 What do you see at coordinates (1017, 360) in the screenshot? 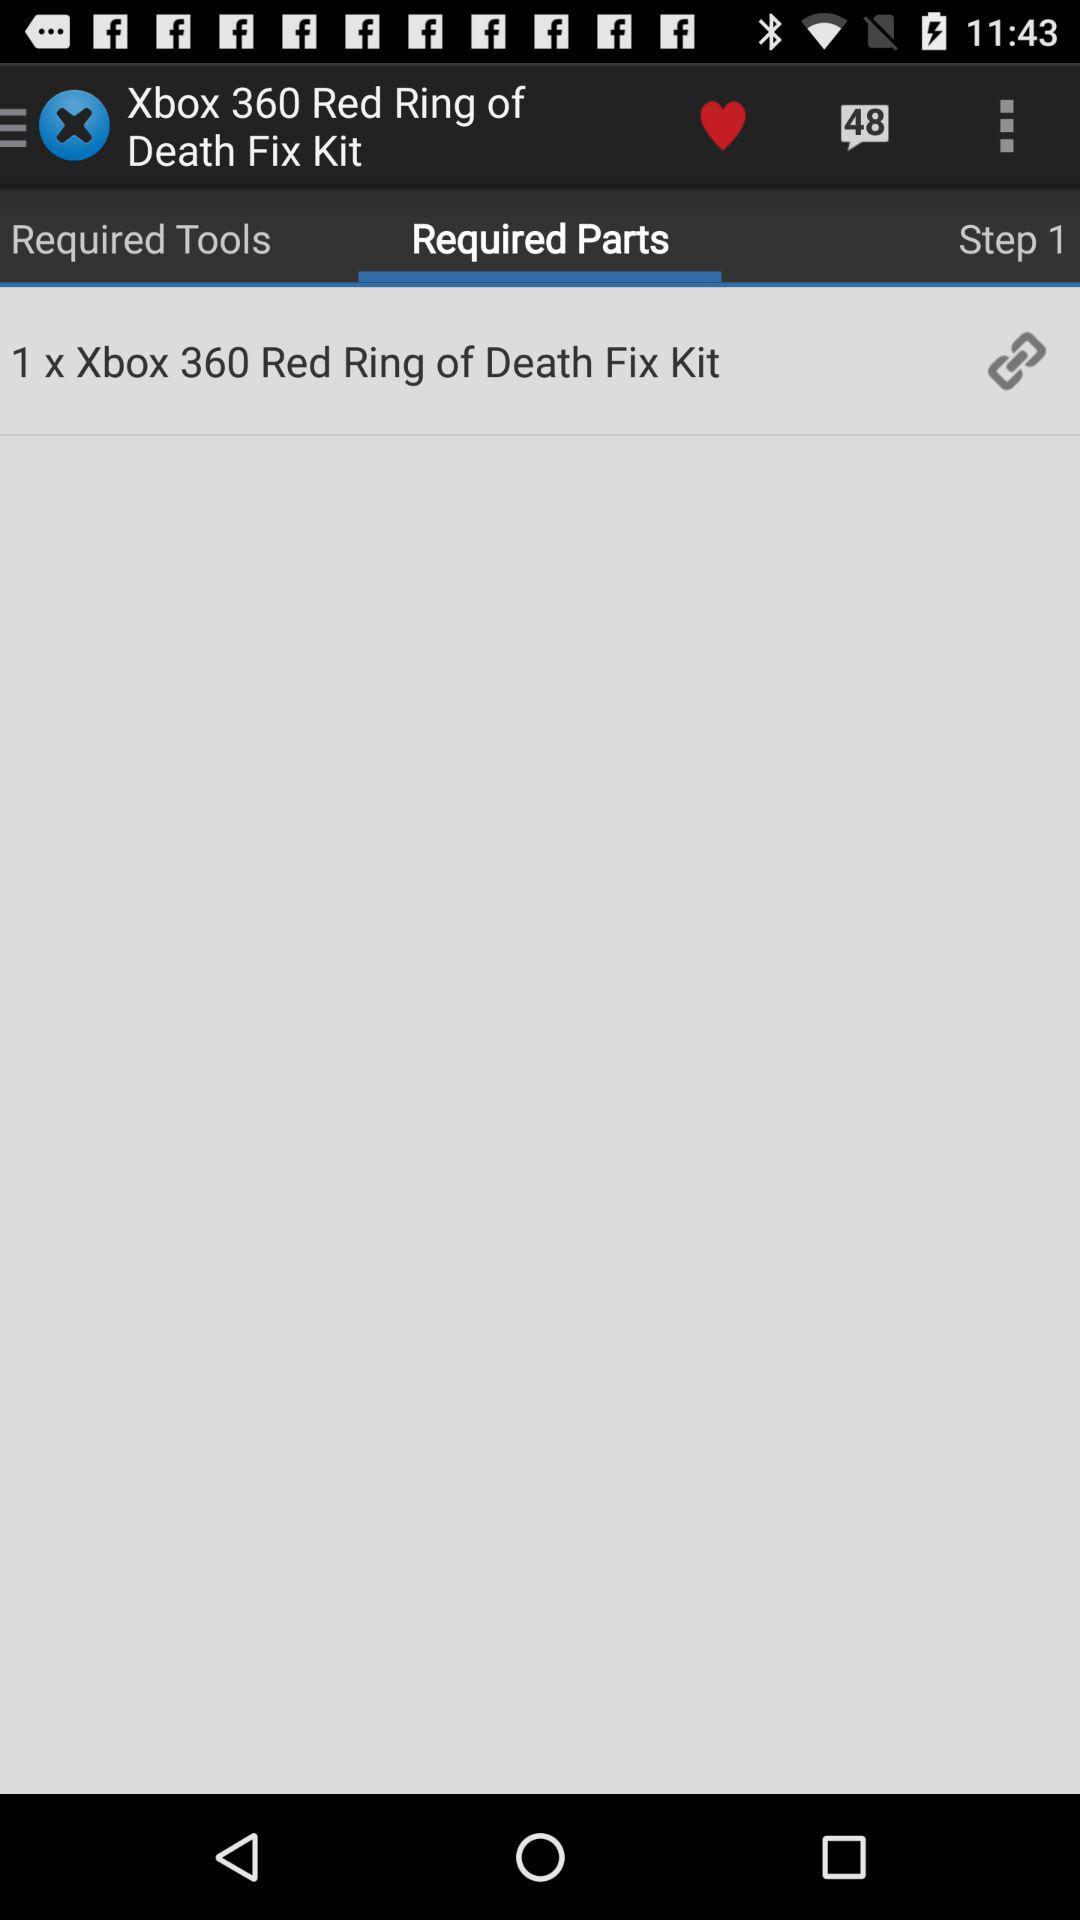
I see `item next to xbox 360 red` at bounding box center [1017, 360].